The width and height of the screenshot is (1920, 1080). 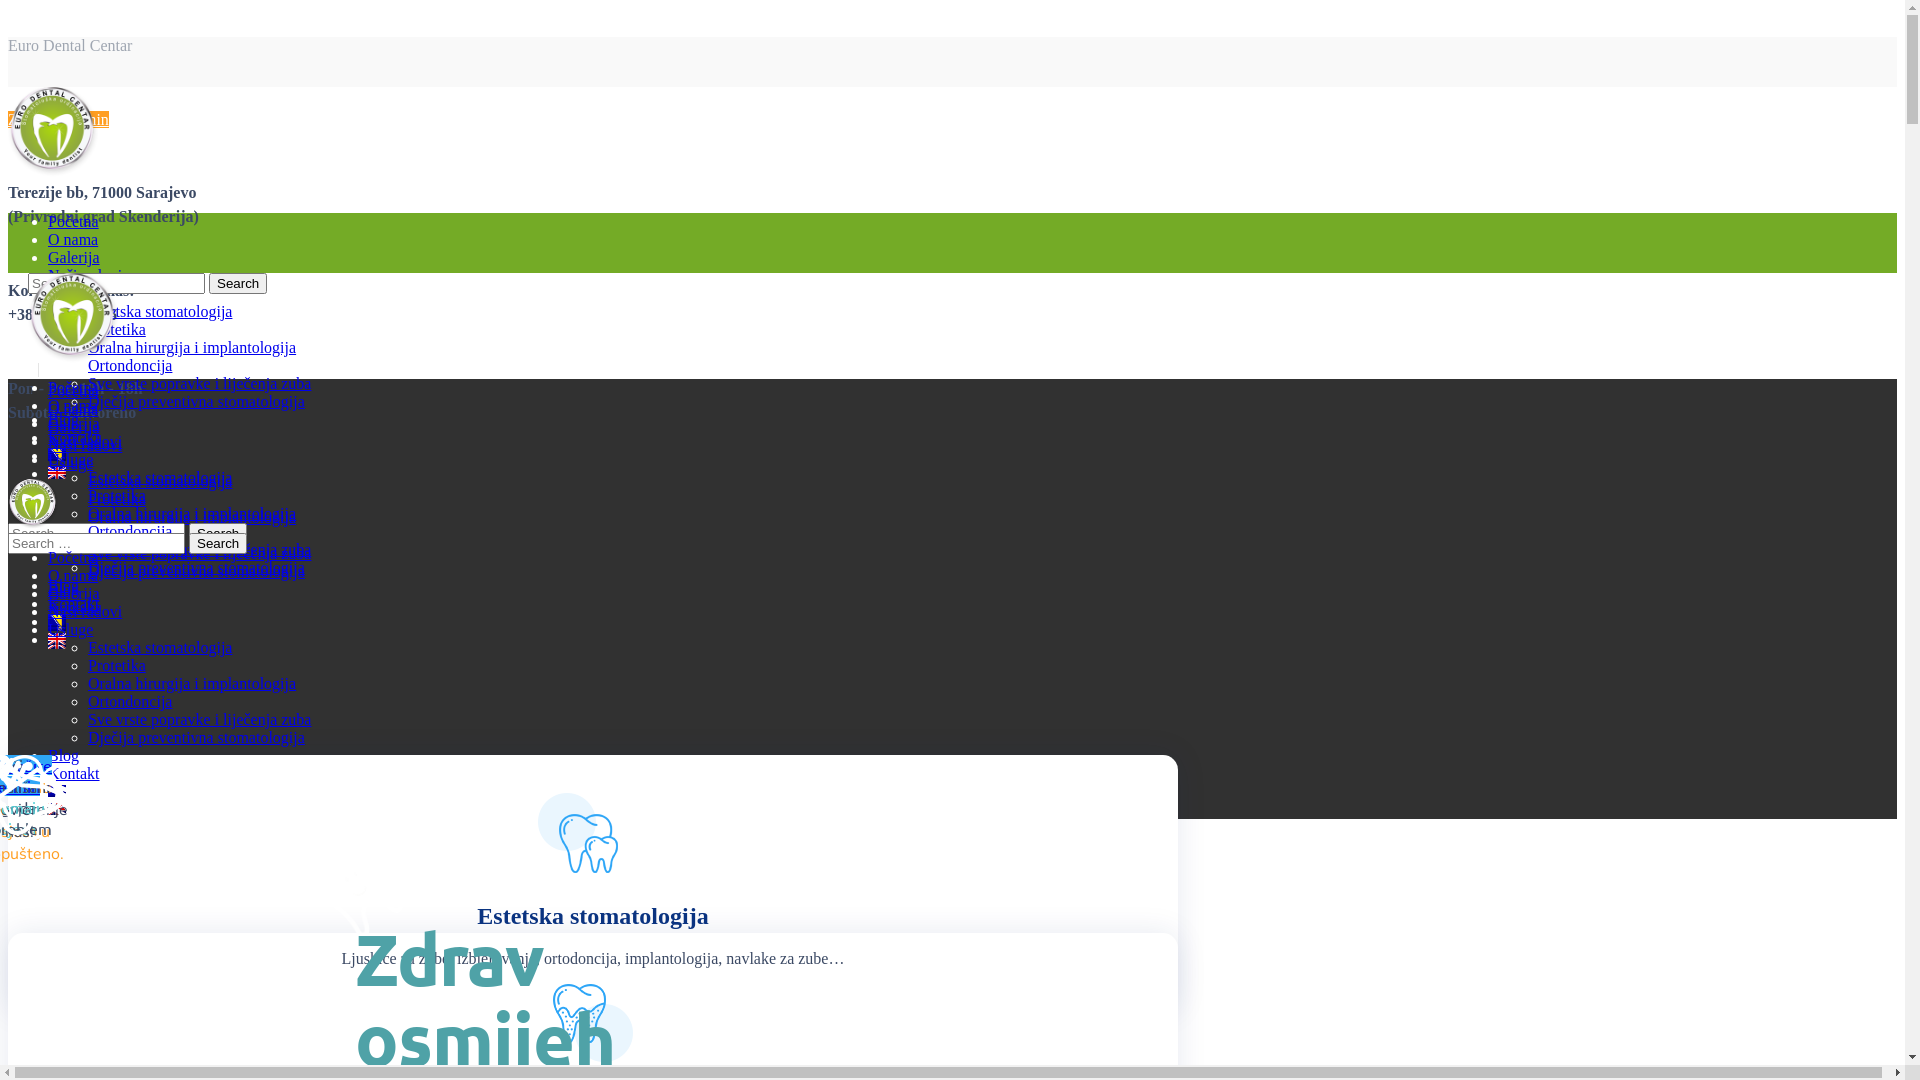 What do you see at coordinates (72, 405) in the screenshot?
I see `'O nama'` at bounding box center [72, 405].